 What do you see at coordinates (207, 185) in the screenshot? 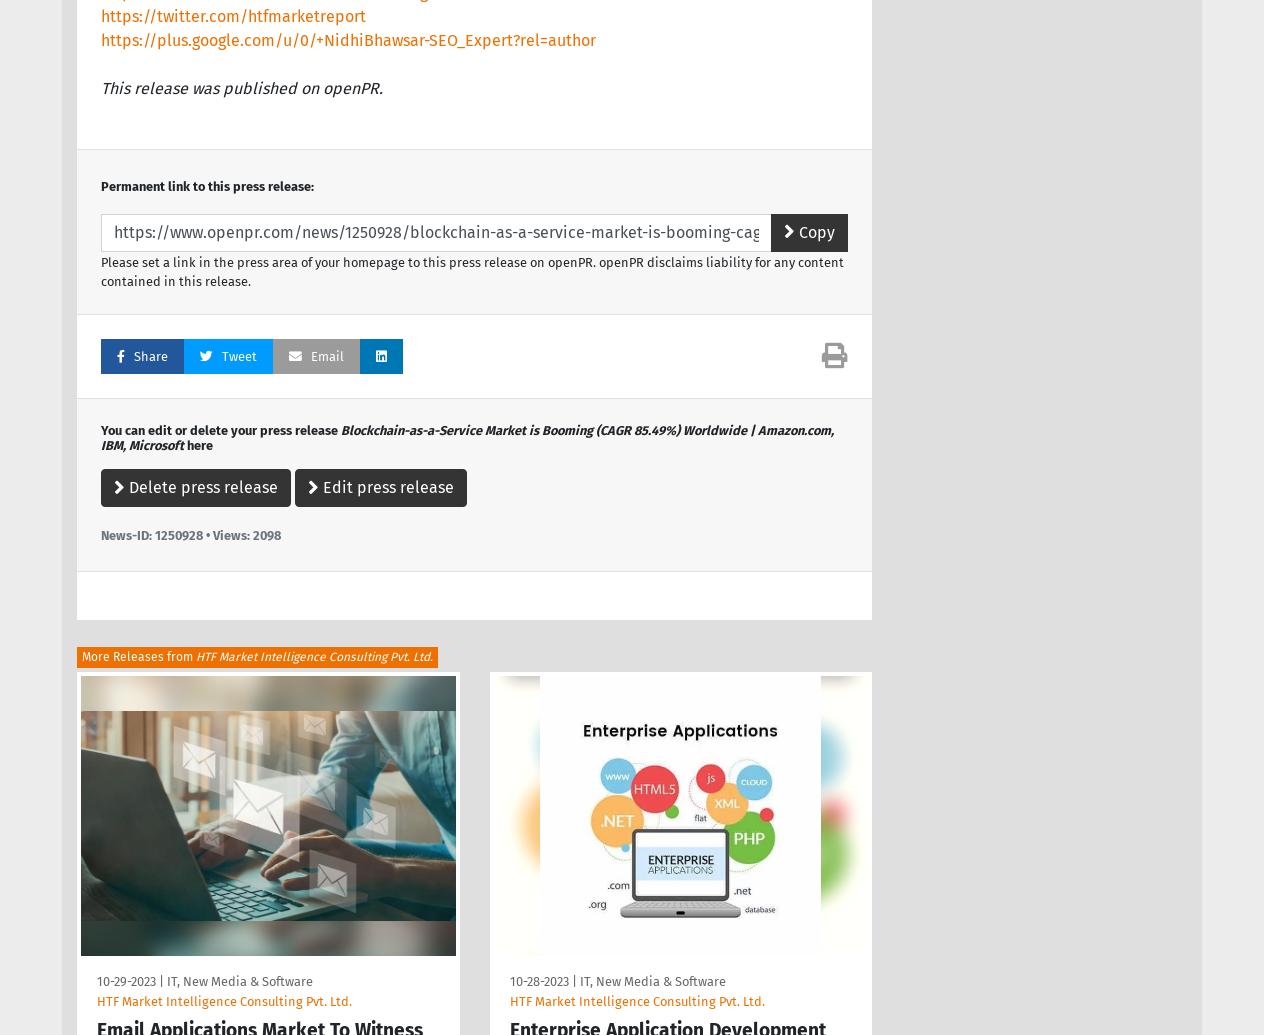
I see `'Permanent link to this press release:'` at bounding box center [207, 185].